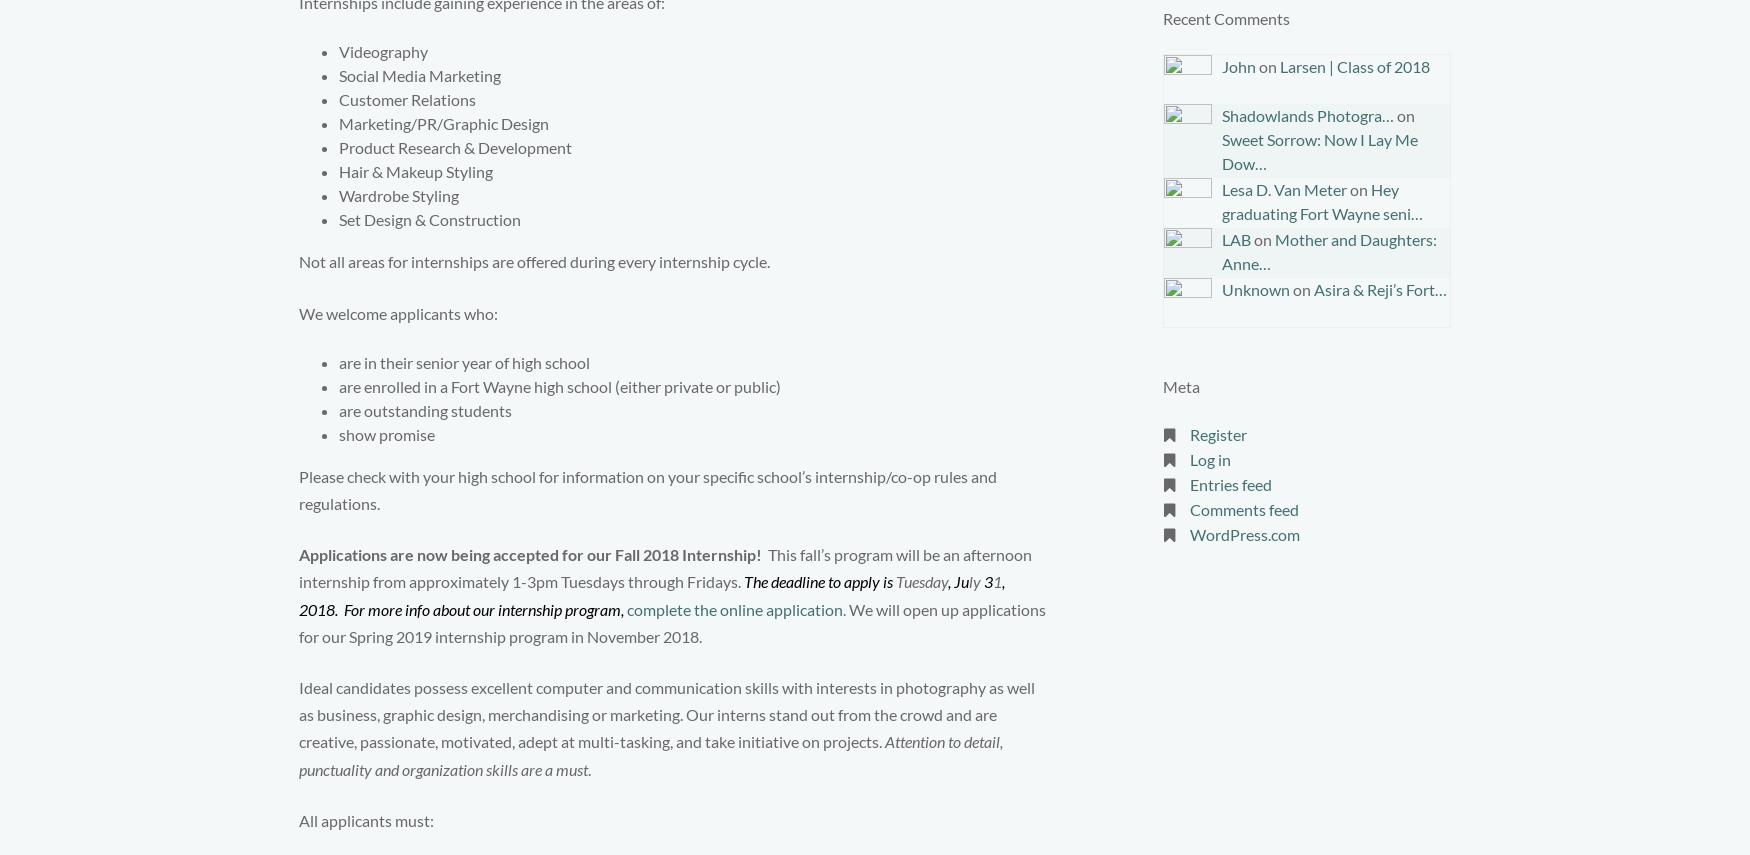 The image size is (1750, 855). What do you see at coordinates (921, 580) in the screenshot?
I see `'Tuesday'` at bounding box center [921, 580].